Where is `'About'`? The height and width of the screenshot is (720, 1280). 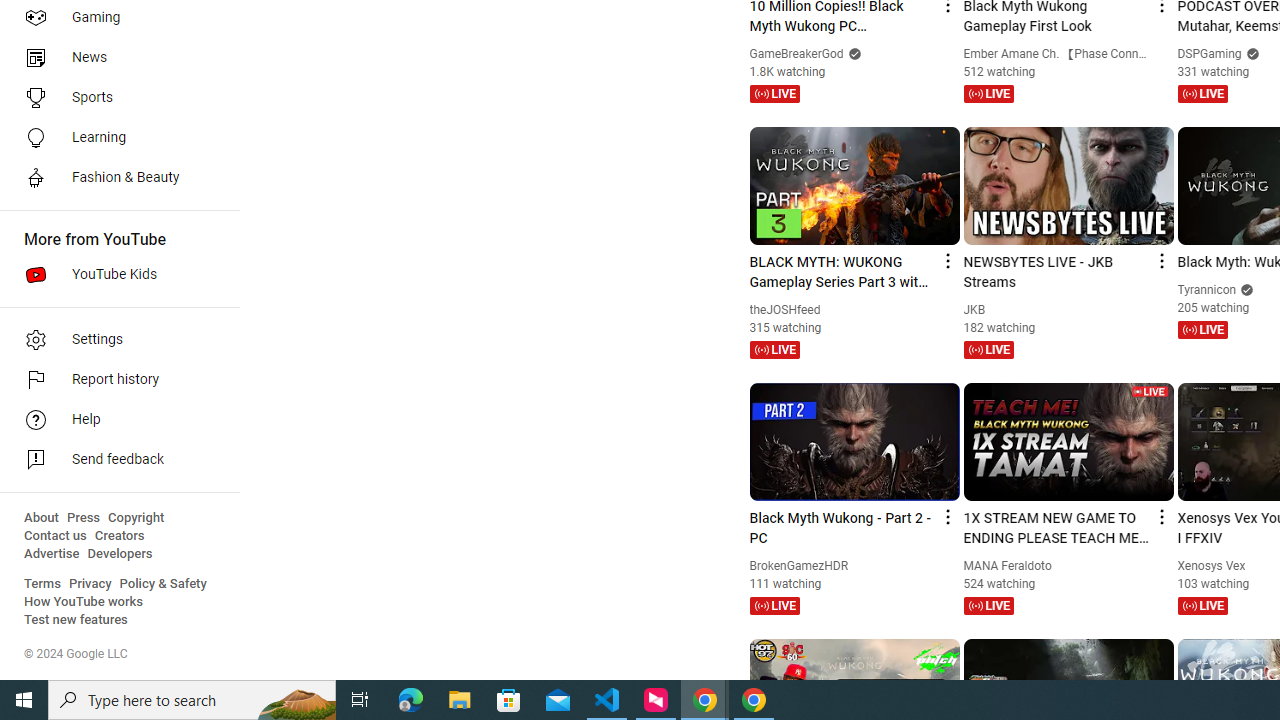
'About' is located at coordinates (41, 517).